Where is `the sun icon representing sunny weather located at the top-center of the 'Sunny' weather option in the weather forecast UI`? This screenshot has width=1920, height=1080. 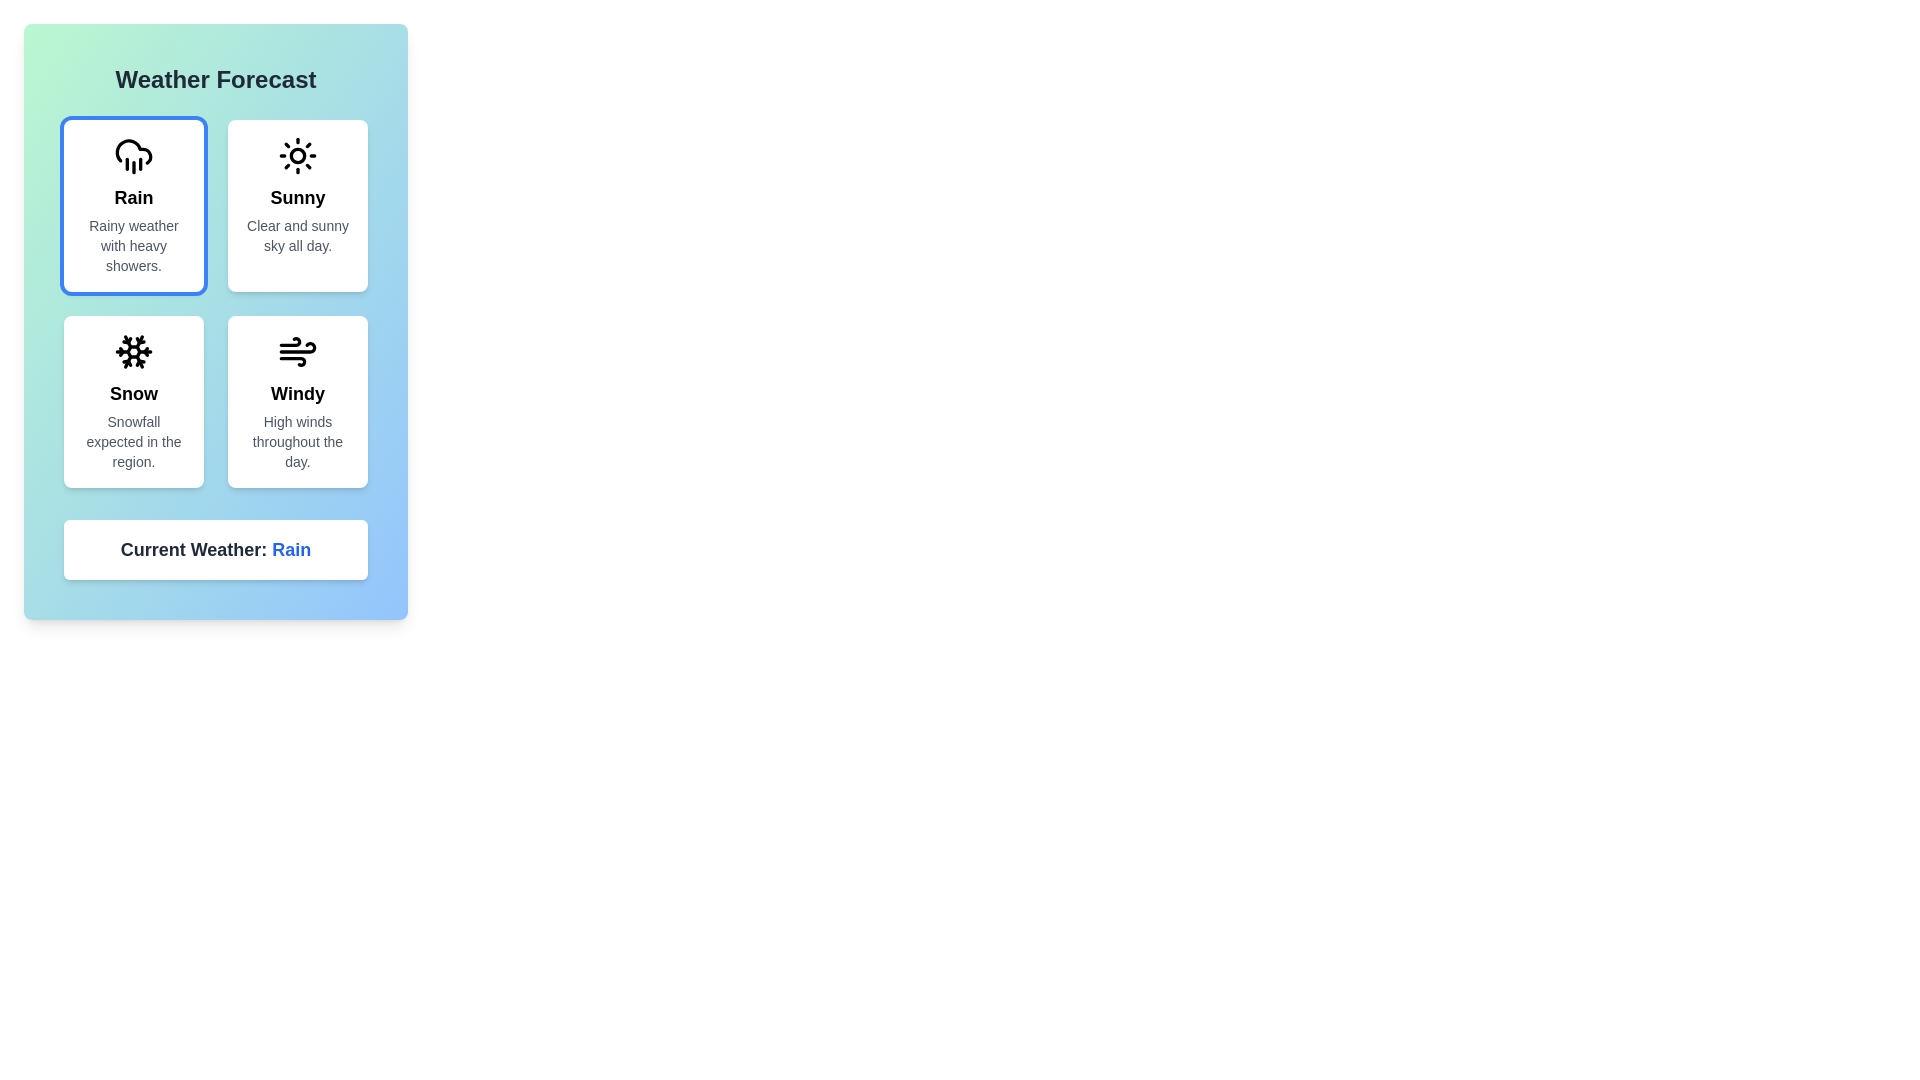
the sun icon representing sunny weather located at the top-center of the 'Sunny' weather option in the weather forecast UI is located at coordinates (296, 154).